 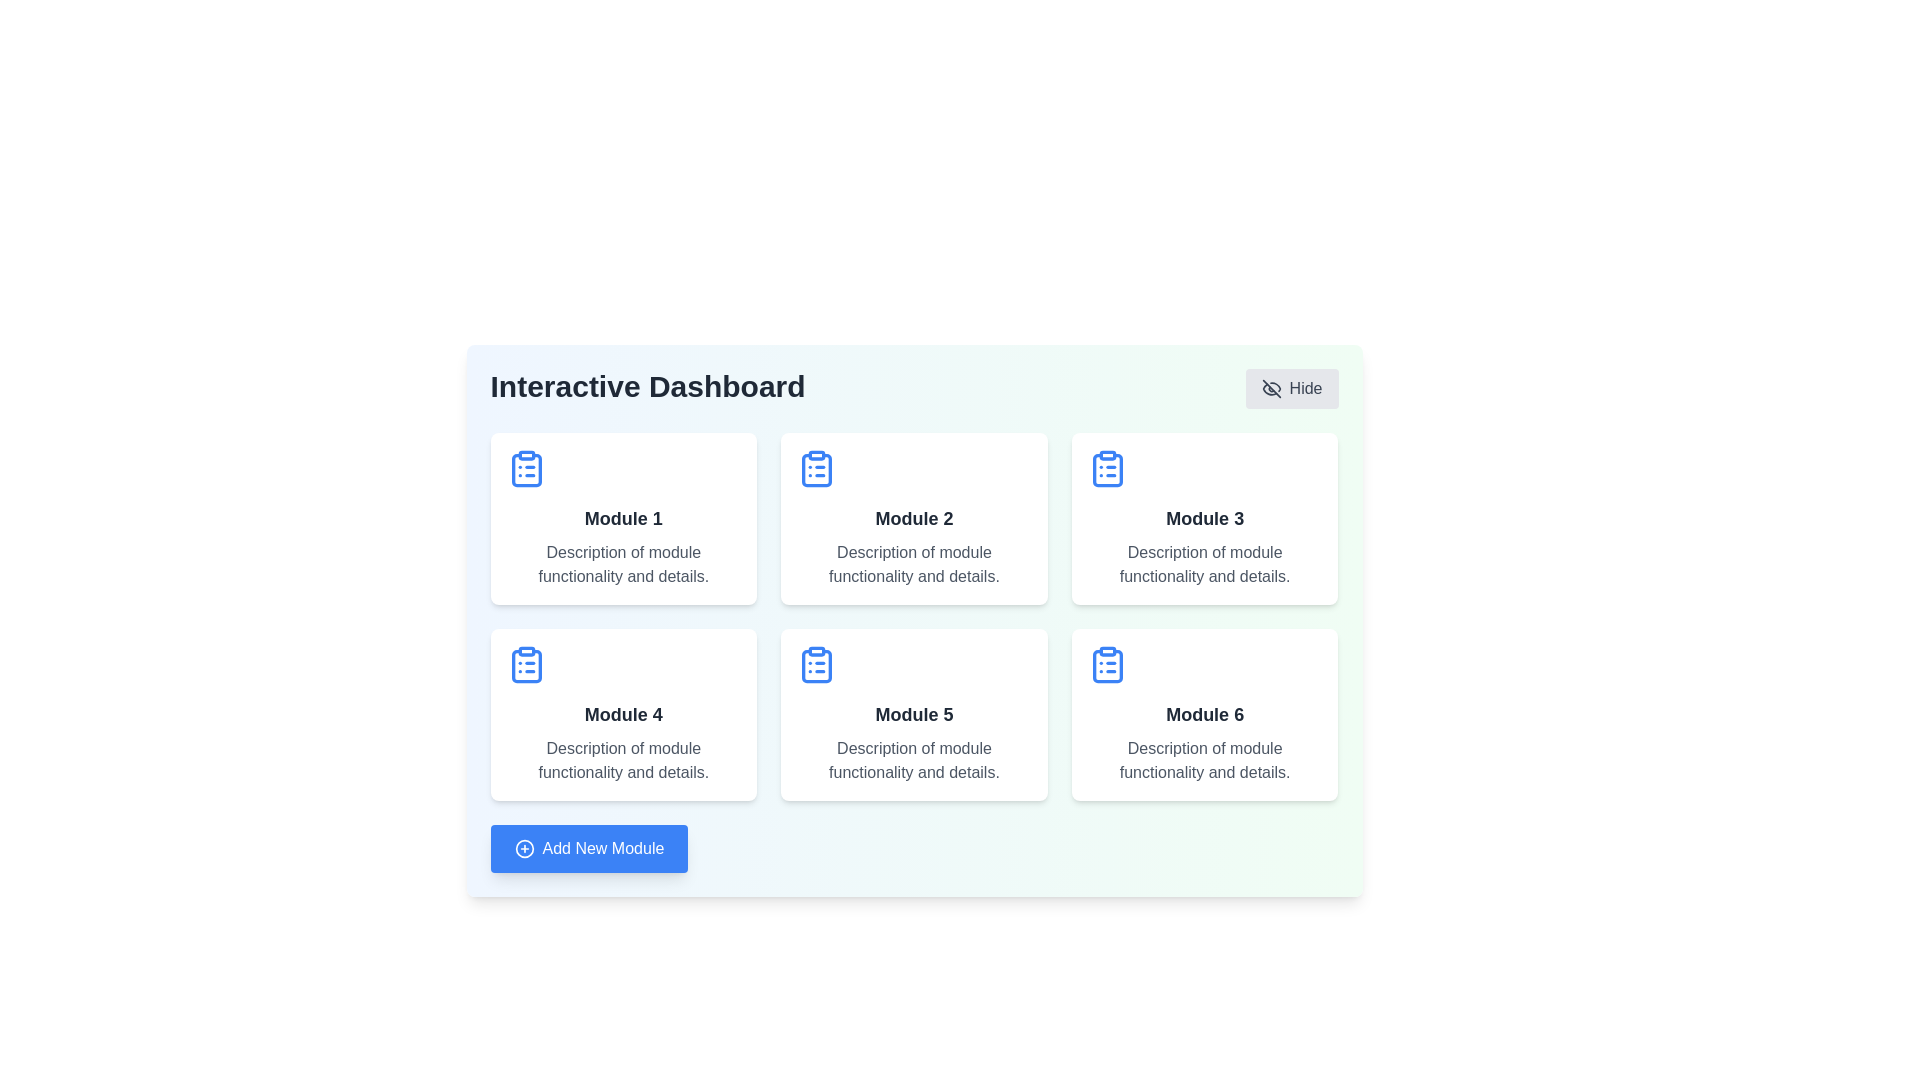 I want to click on the Informational card representing Module 6, located in the third column of the second row of the grid layout, adjacent to Module 5 and Module 4, so click(x=1204, y=713).